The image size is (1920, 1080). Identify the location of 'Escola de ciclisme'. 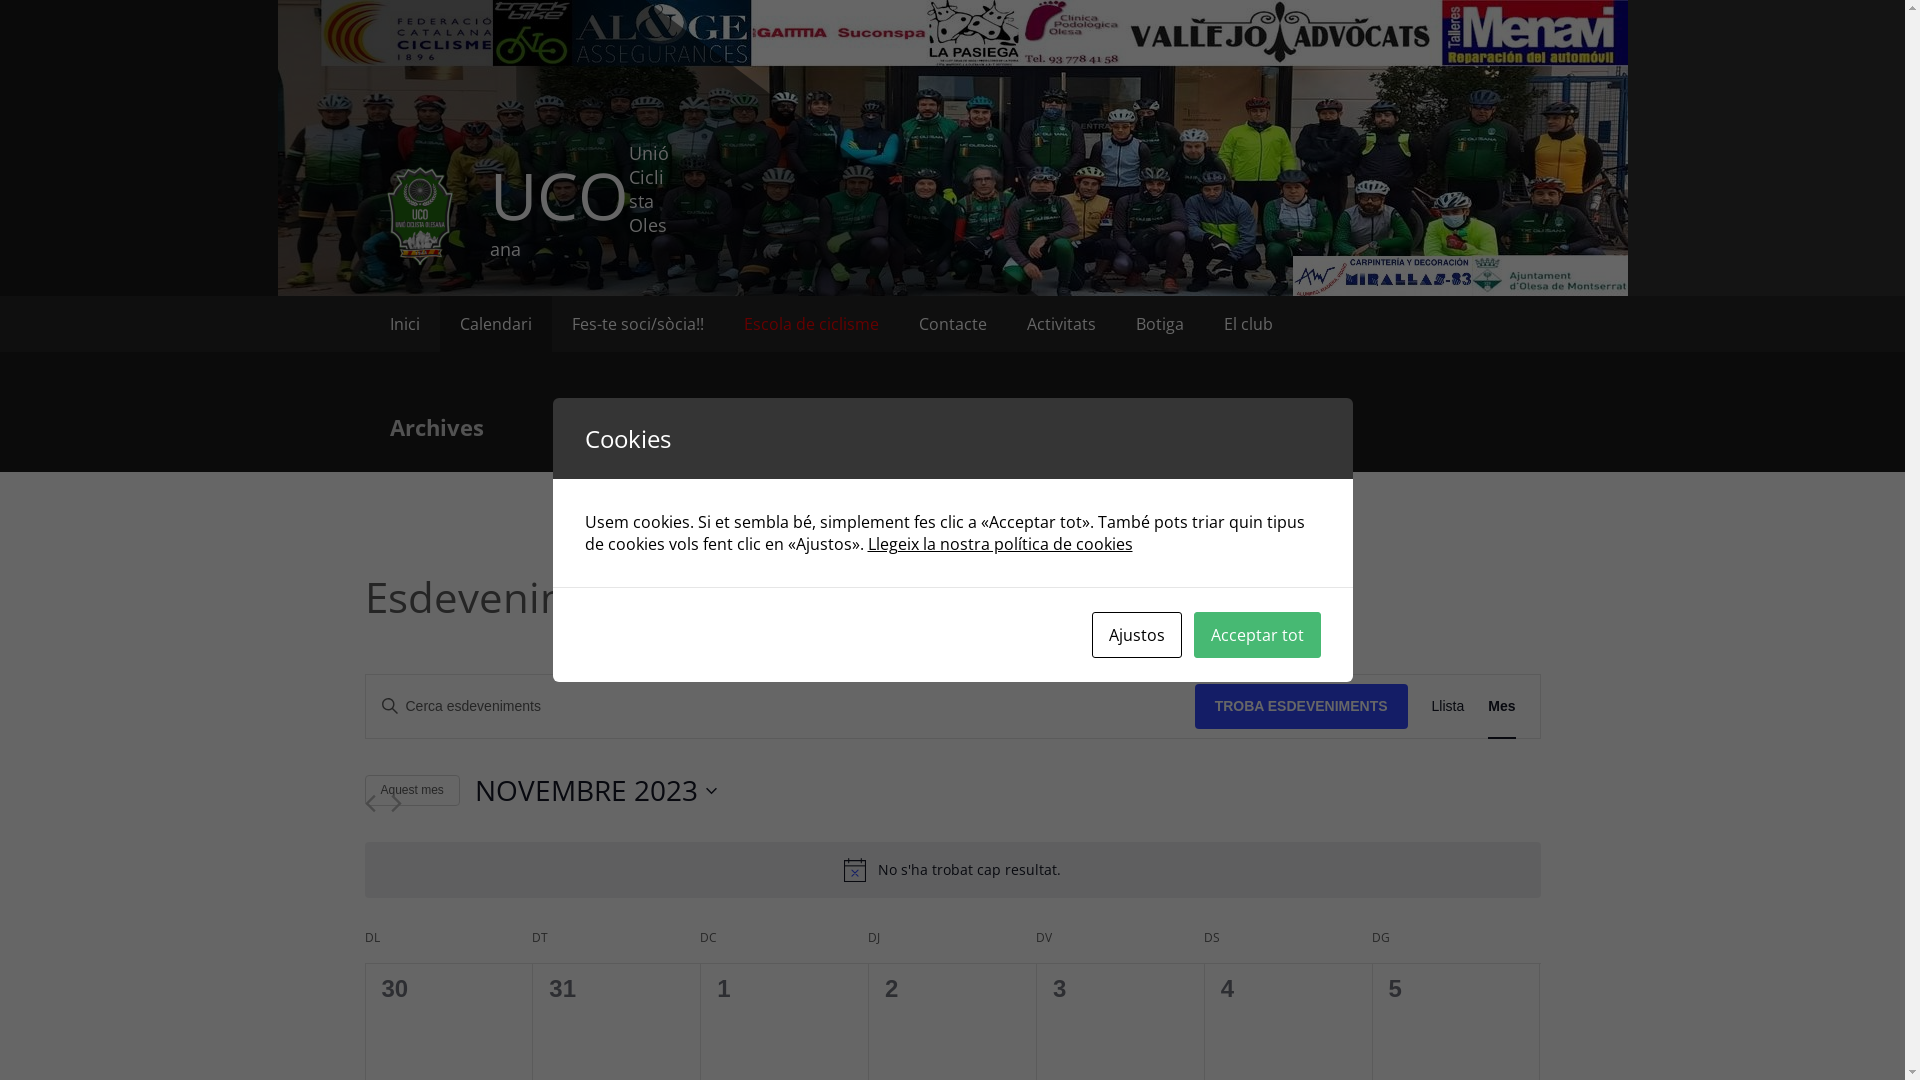
(811, 323).